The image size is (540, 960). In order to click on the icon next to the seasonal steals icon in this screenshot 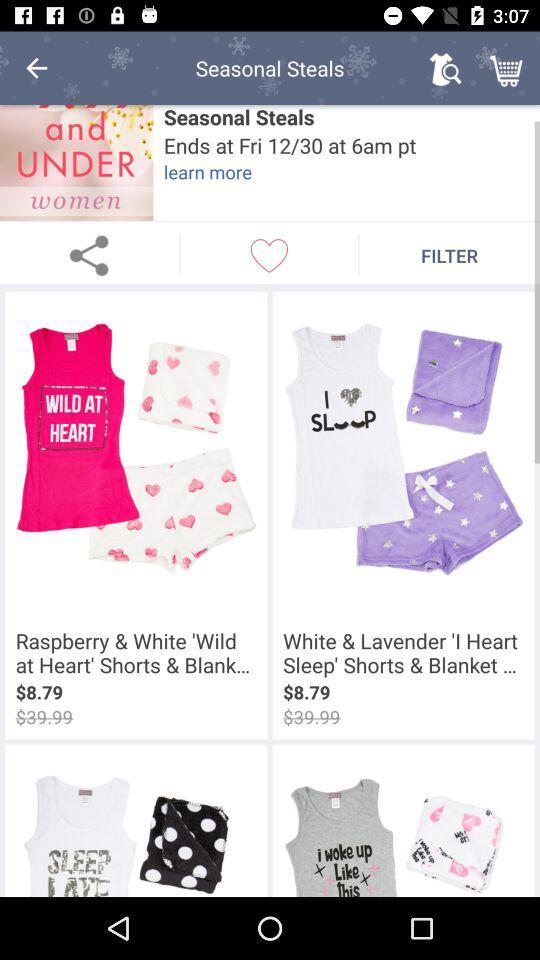, I will do `click(75, 161)`.